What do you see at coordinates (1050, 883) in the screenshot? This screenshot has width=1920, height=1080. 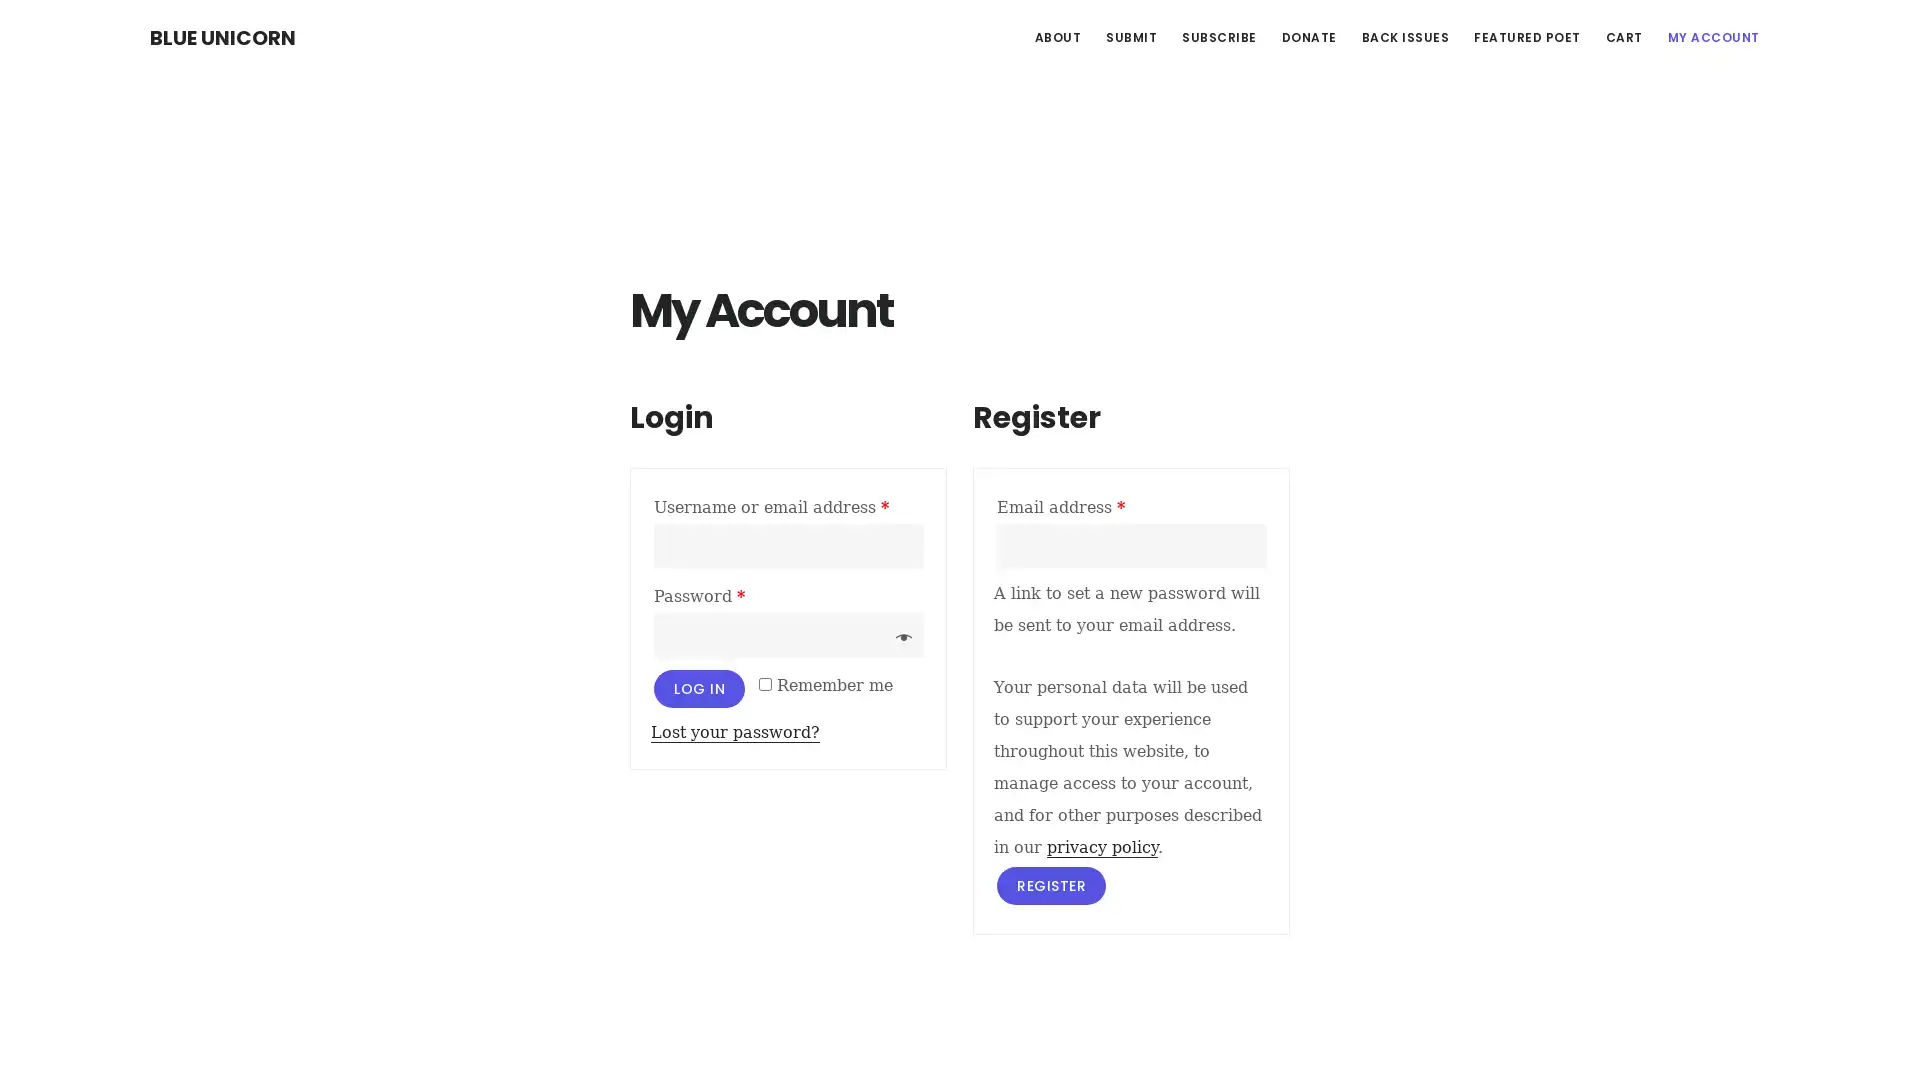 I see `REGISTER` at bounding box center [1050, 883].